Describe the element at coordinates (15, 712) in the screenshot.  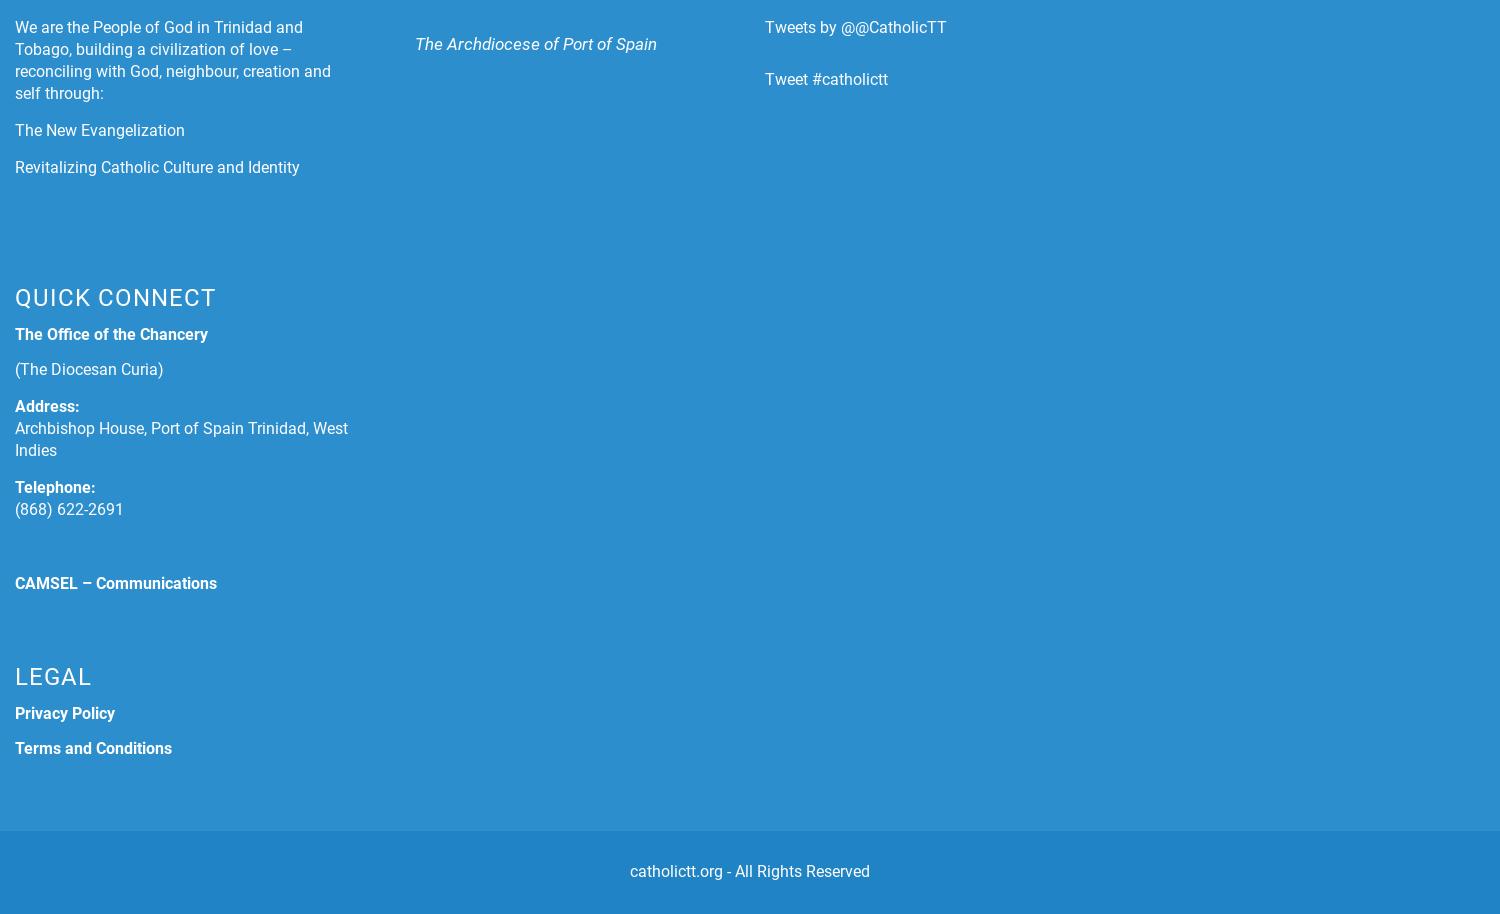
I see `'Privacy Policy'` at that location.